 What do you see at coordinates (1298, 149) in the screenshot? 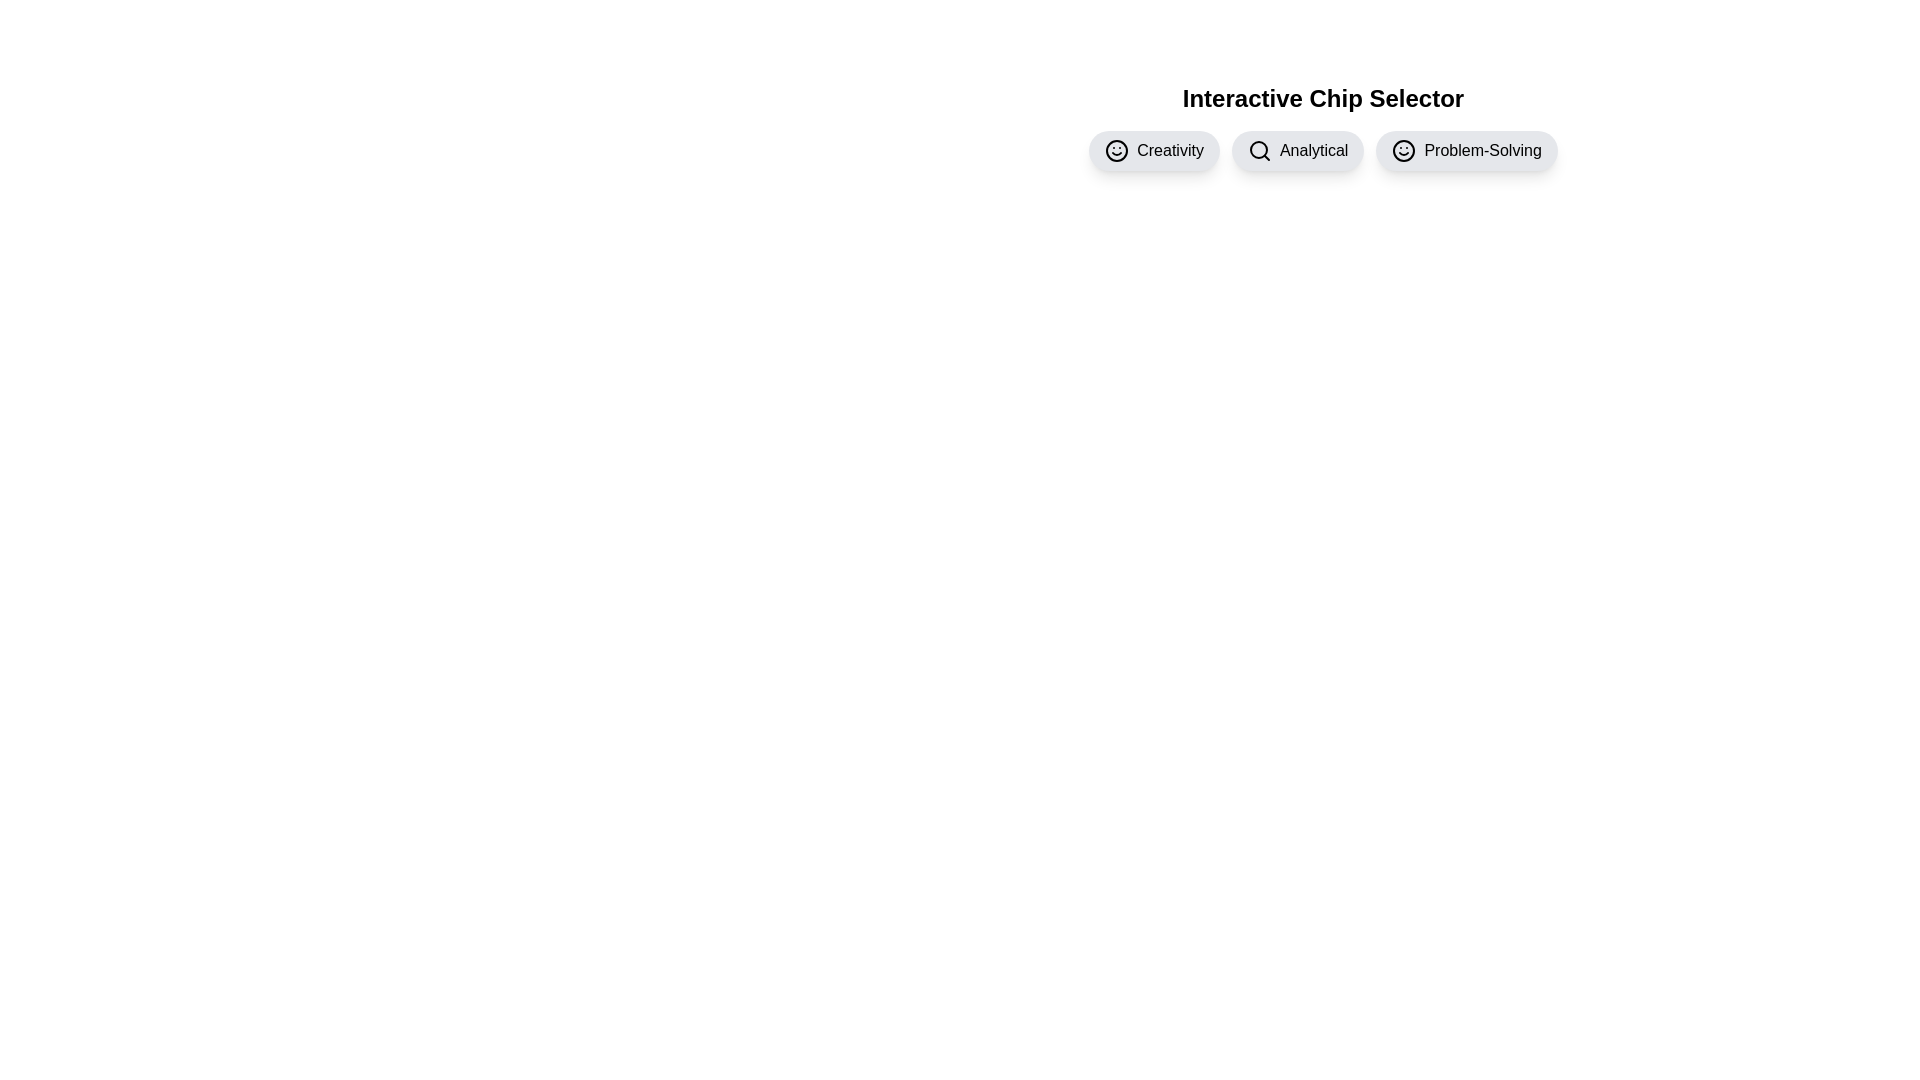
I see `the chip labeled Analytical by clicking on it` at bounding box center [1298, 149].